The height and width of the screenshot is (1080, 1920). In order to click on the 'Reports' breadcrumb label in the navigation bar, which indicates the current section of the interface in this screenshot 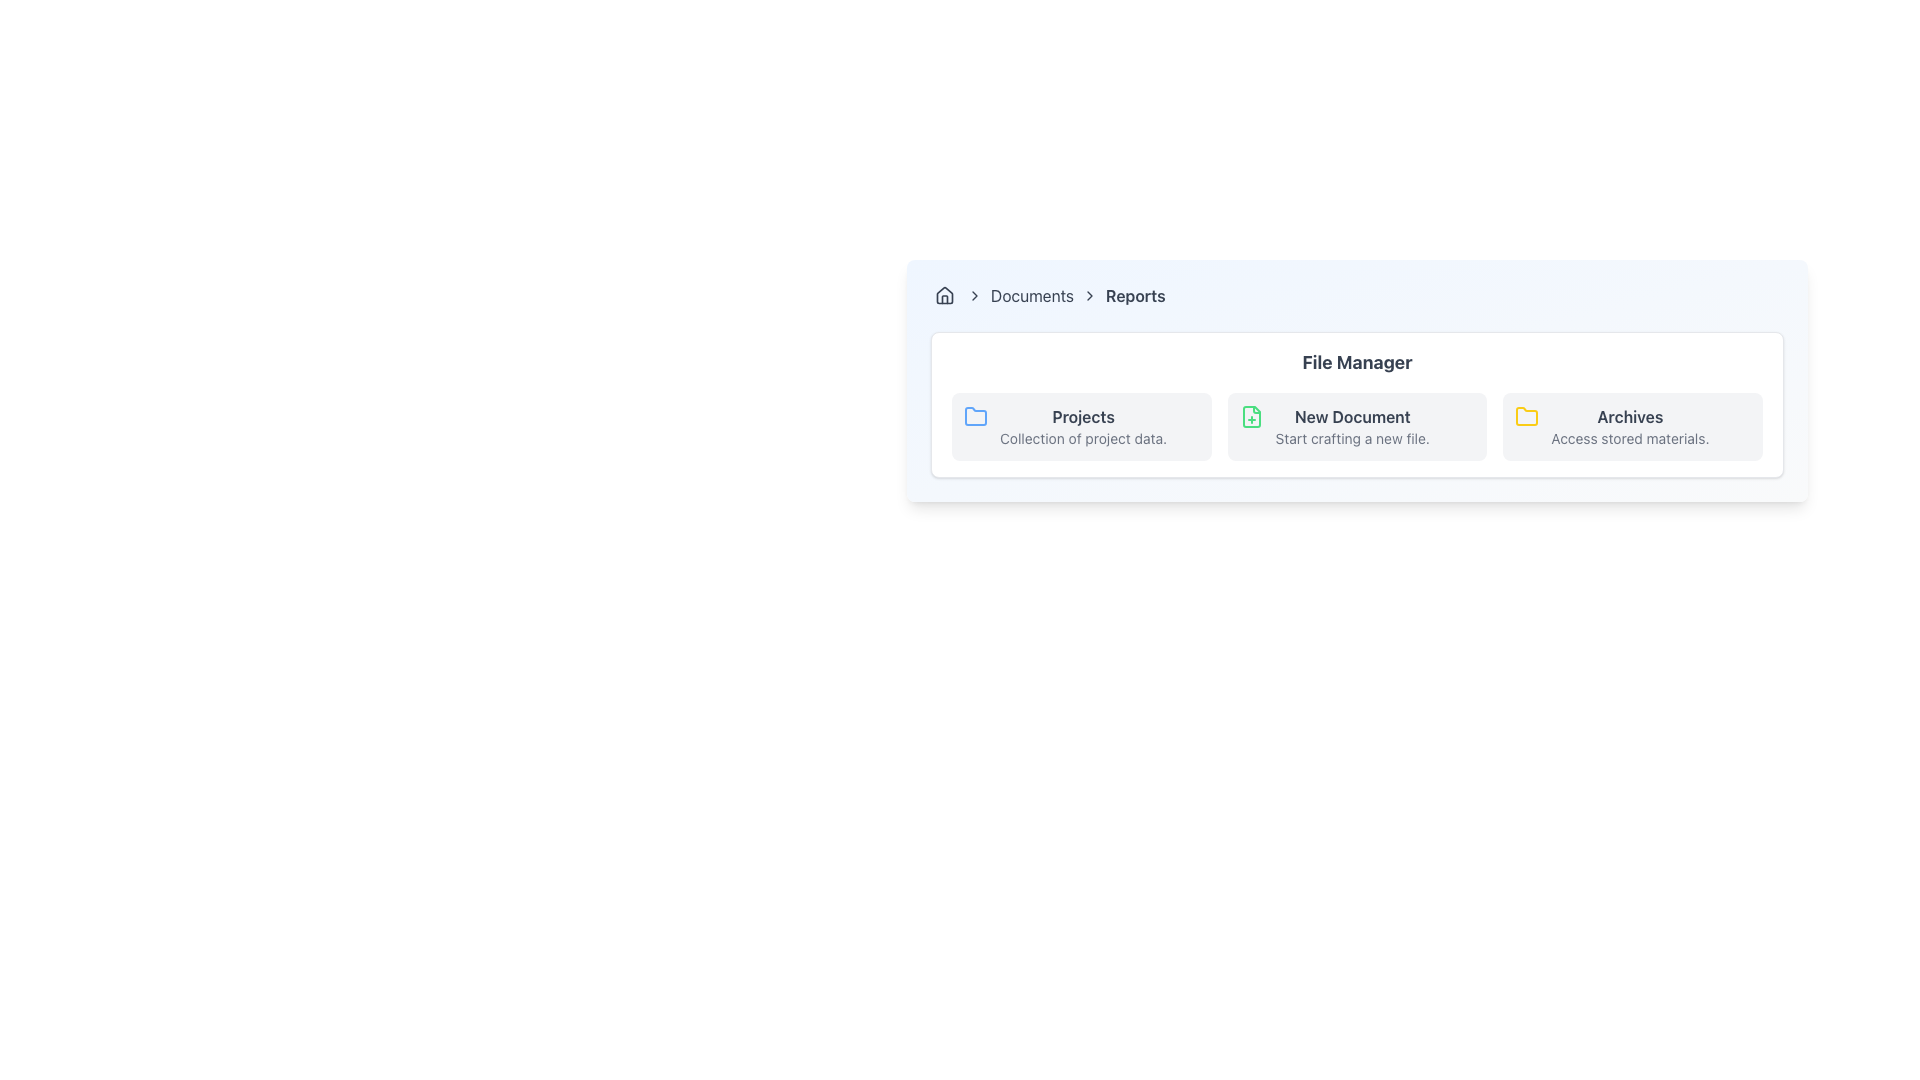, I will do `click(1135, 296)`.